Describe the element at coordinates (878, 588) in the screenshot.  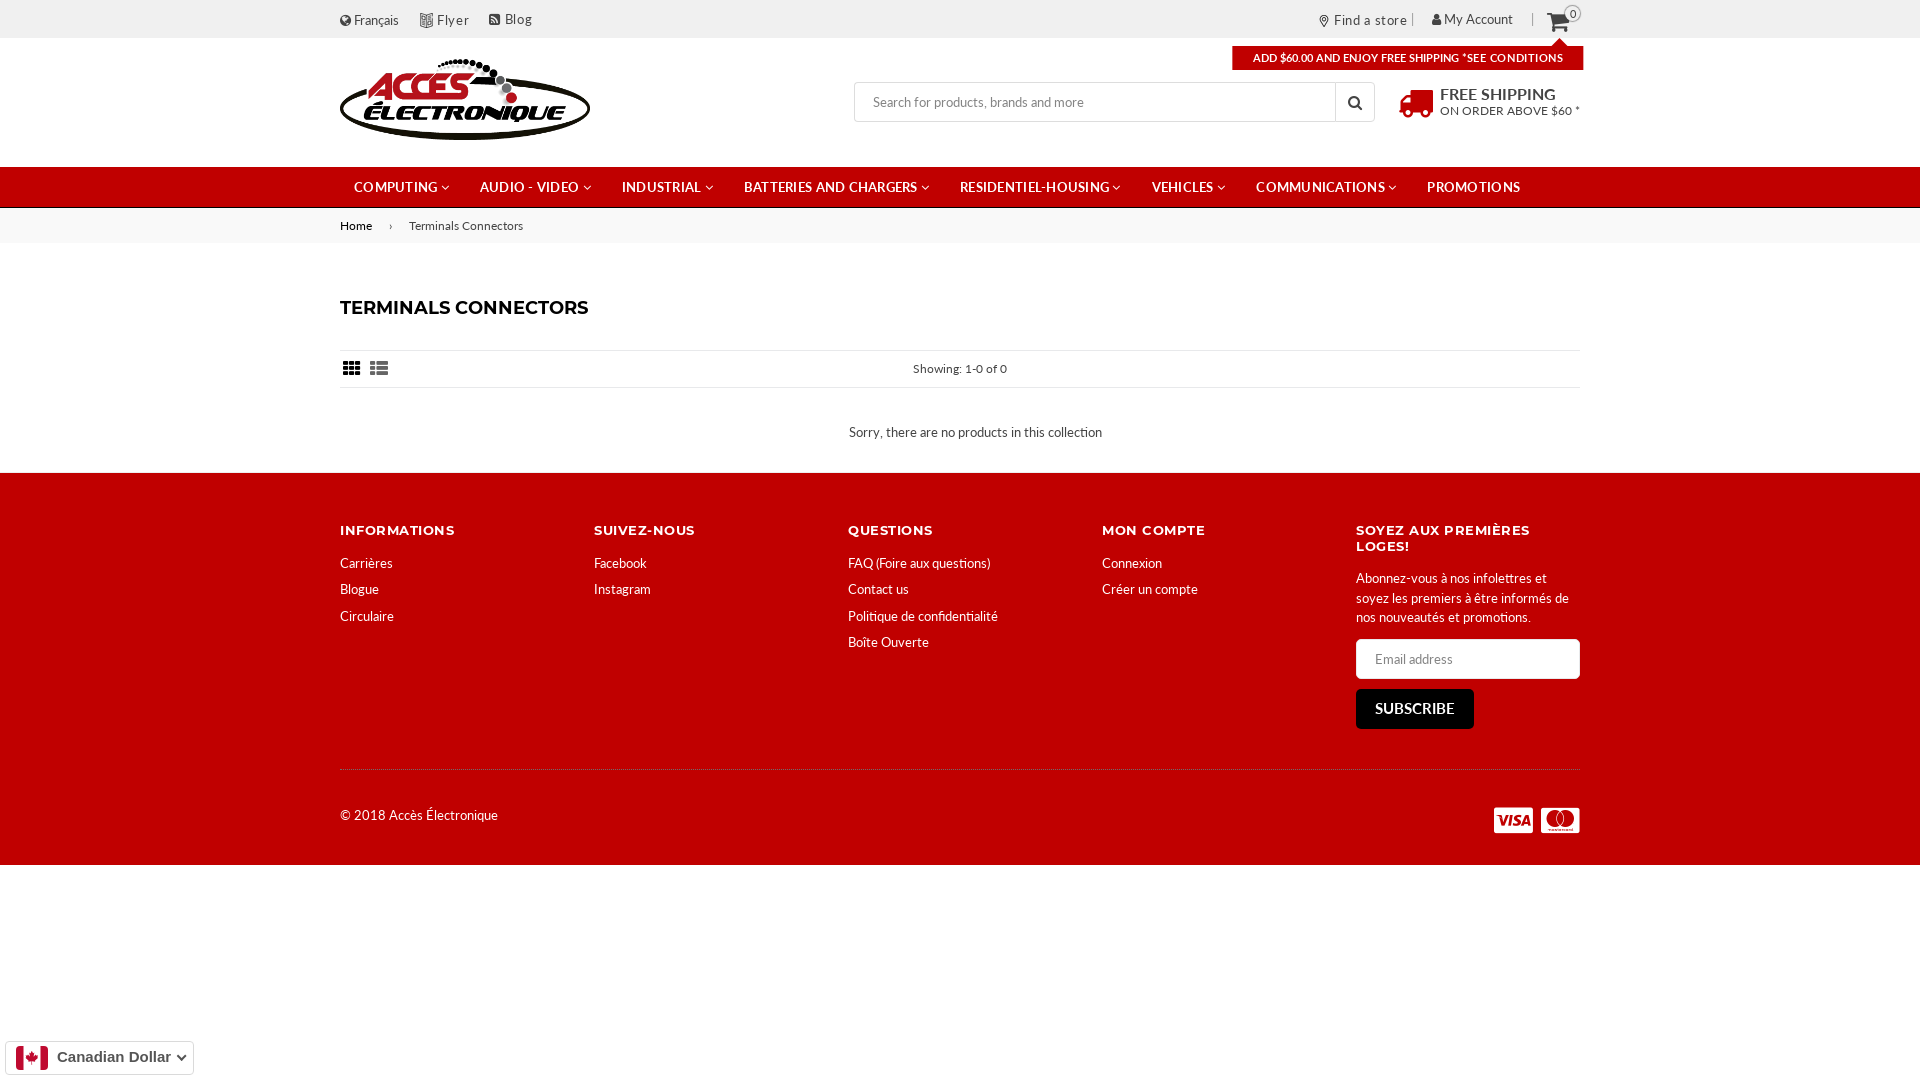
I see `'Contact us'` at that location.